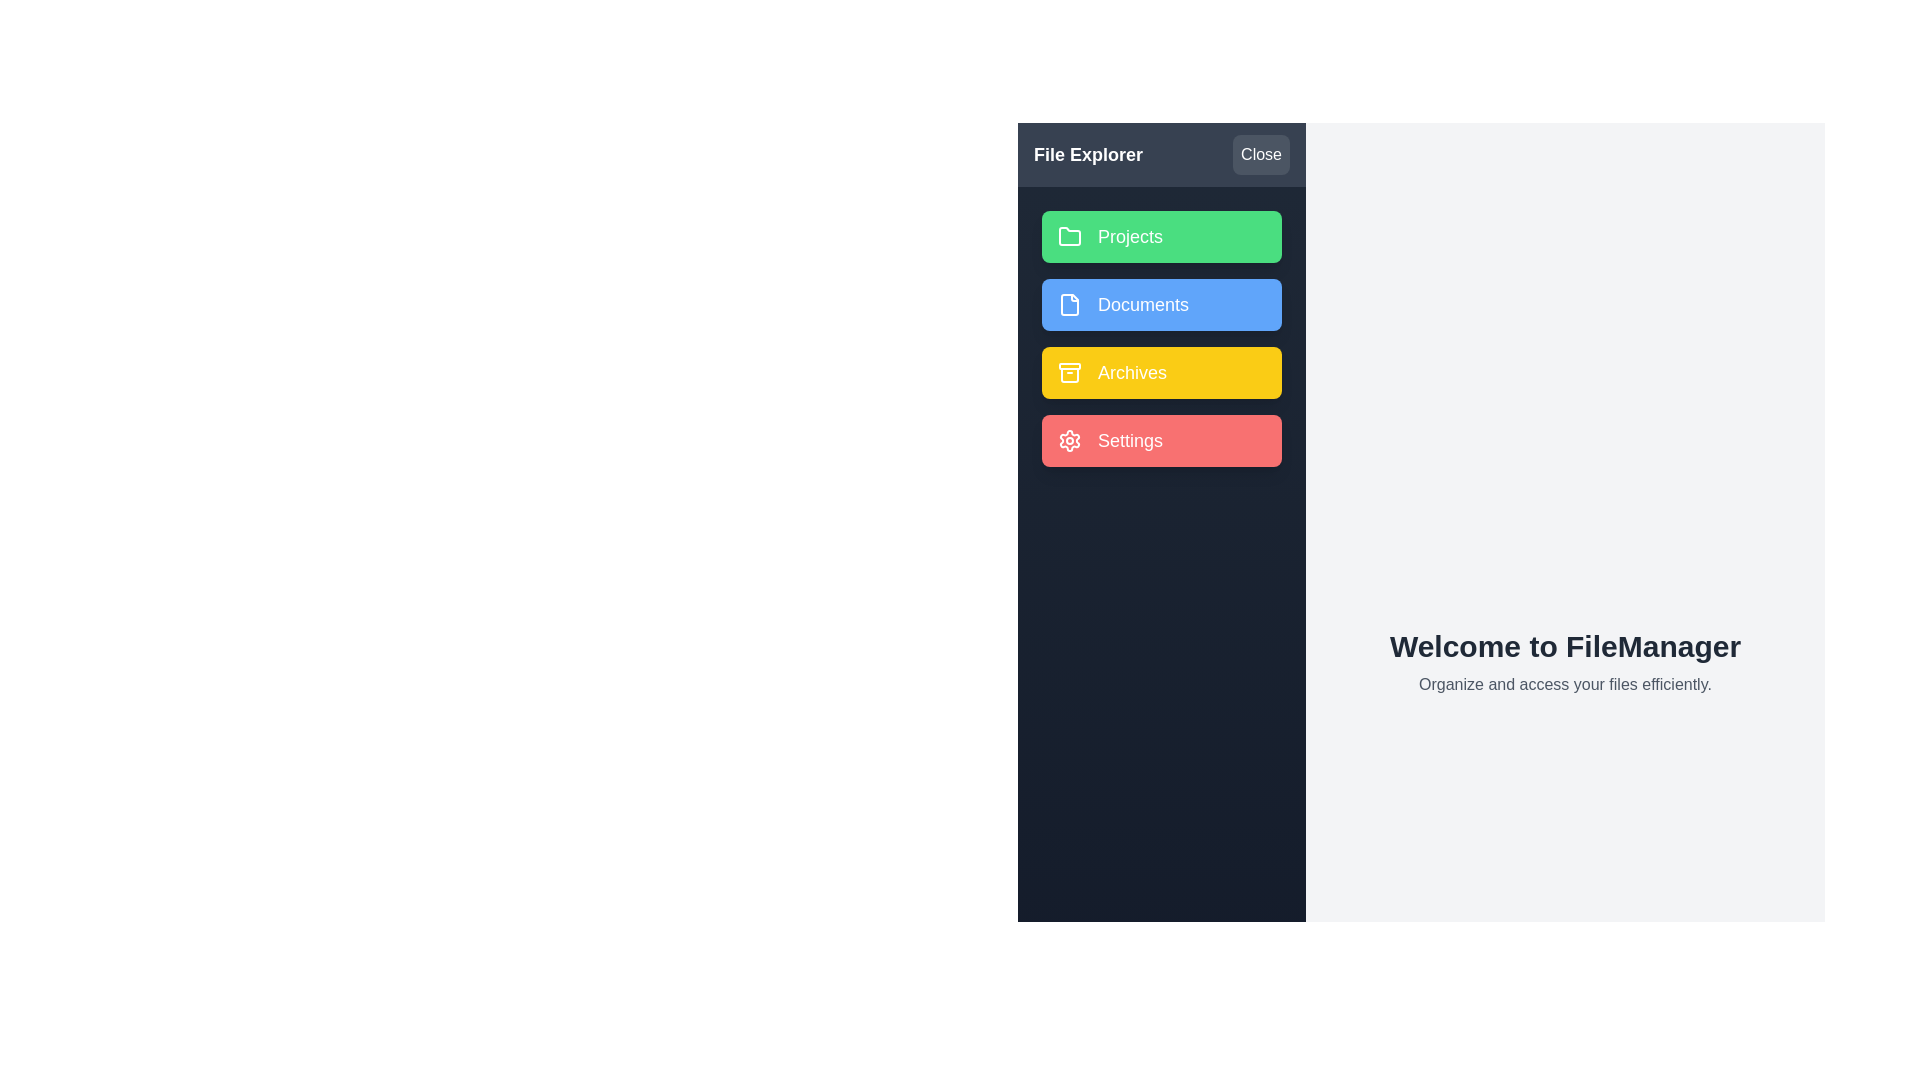  What do you see at coordinates (1161, 235) in the screenshot?
I see `the Projects button to navigate to the respective section` at bounding box center [1161, 235].